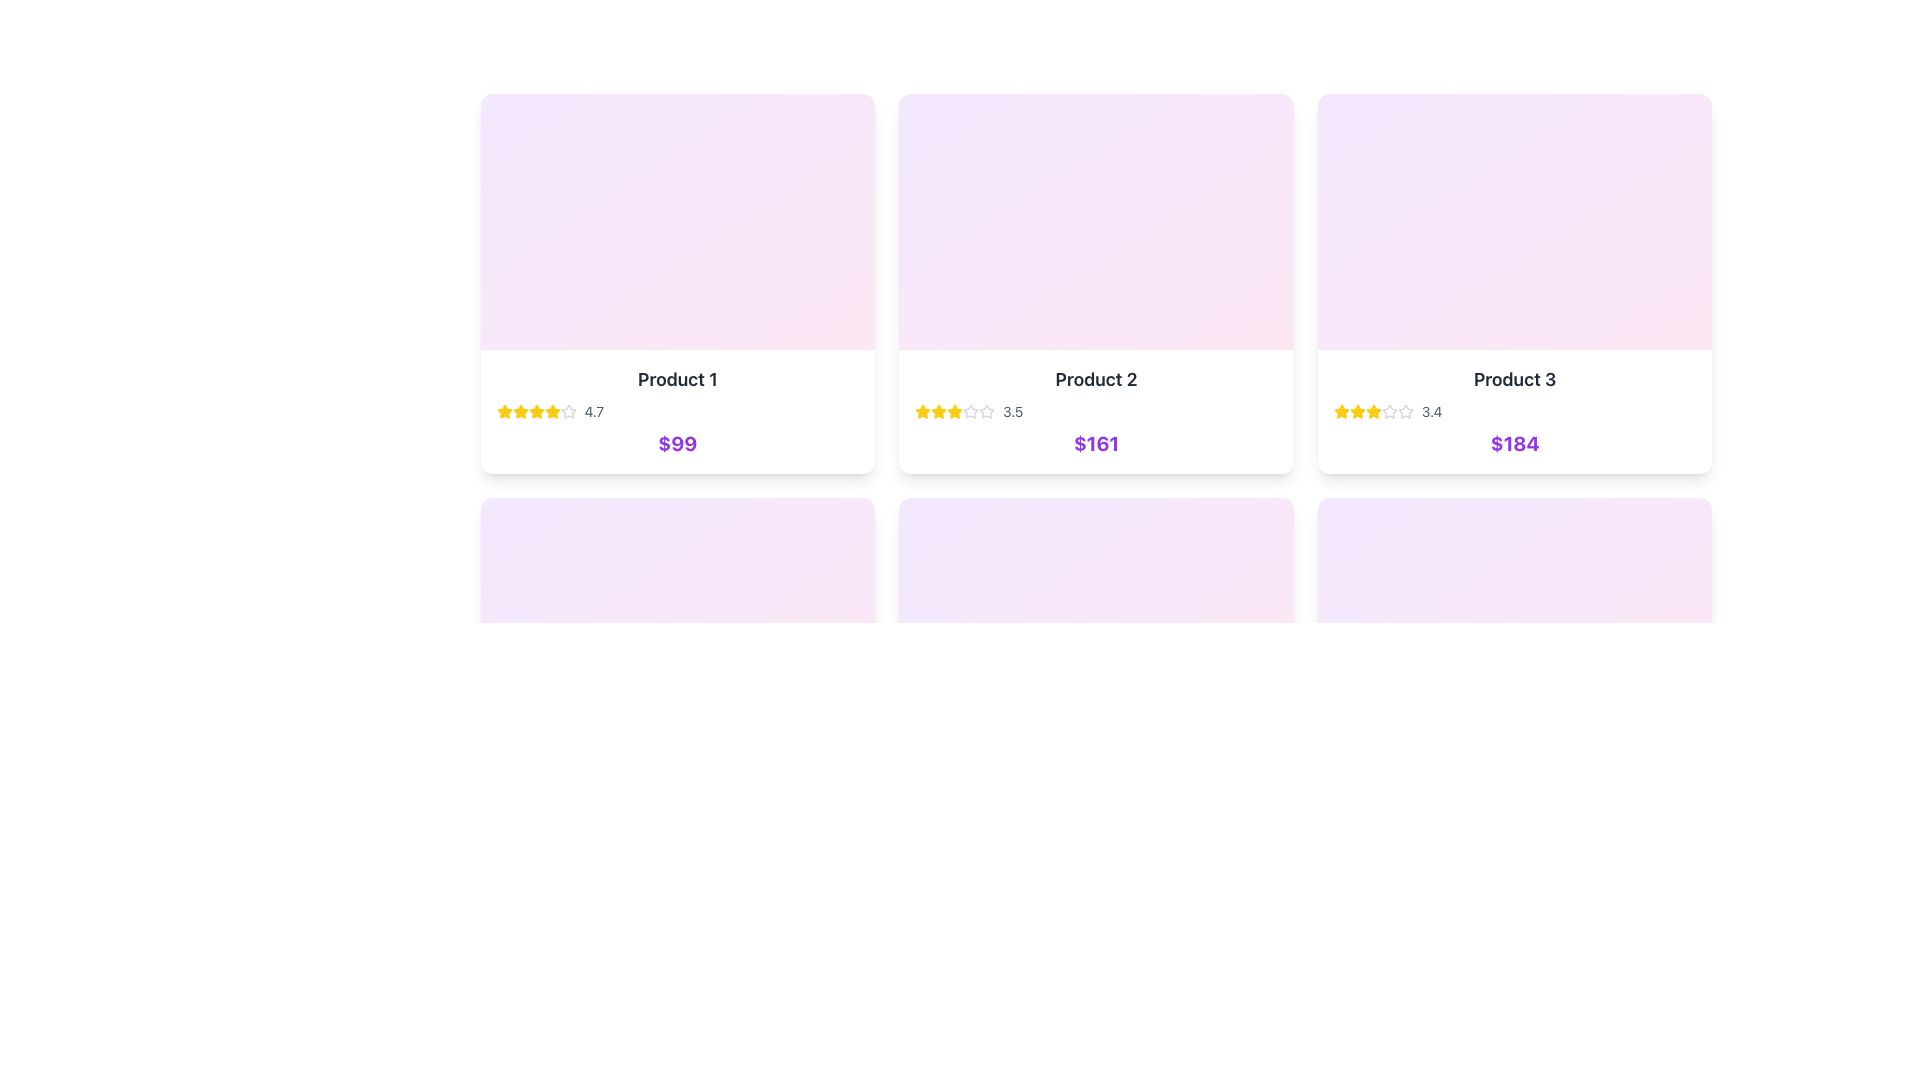  What do you see at coordinates (801, 123) in the screenshot?
I see `the like/save button located at the top-right corner of 'Product 1' card` at bounding box center [801, 123].